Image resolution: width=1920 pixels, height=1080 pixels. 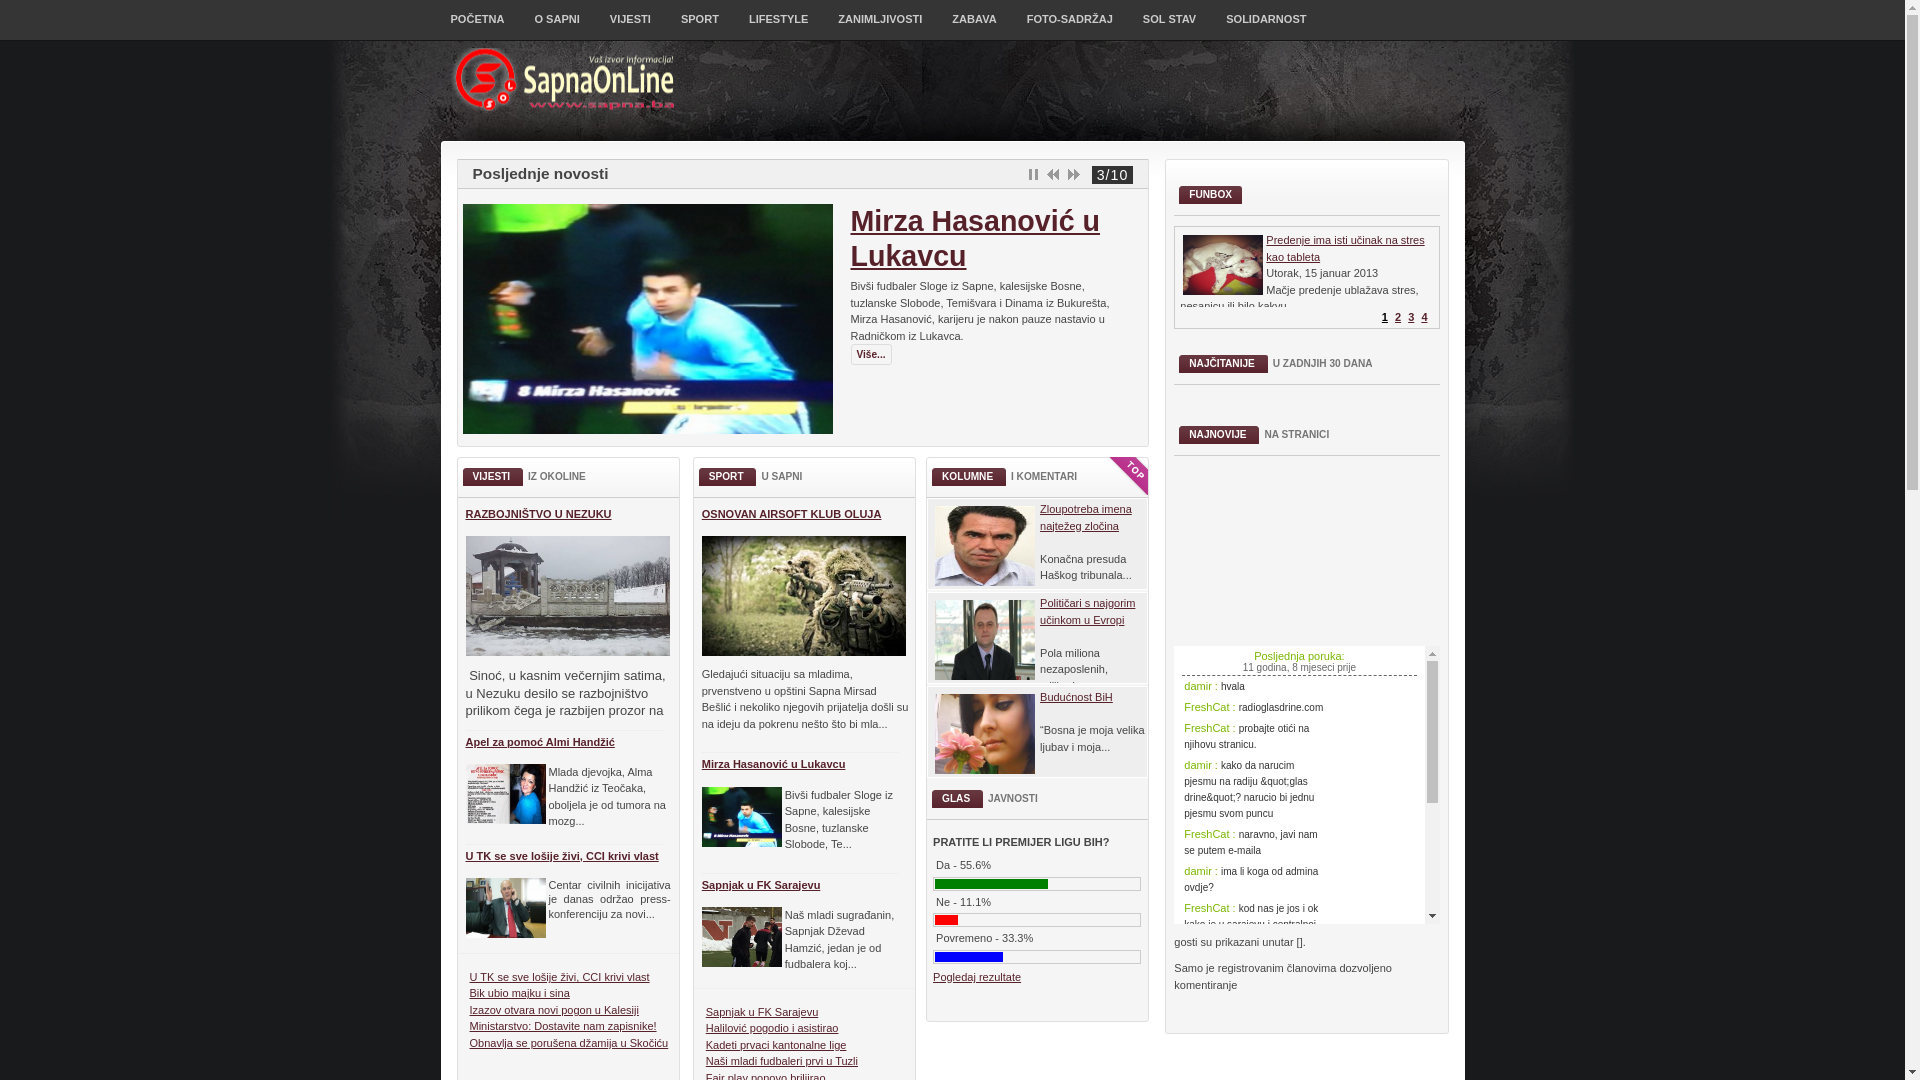 I want to click on 'Kadeti prvaci kantonalne lige', so click(x=775, y=1044).